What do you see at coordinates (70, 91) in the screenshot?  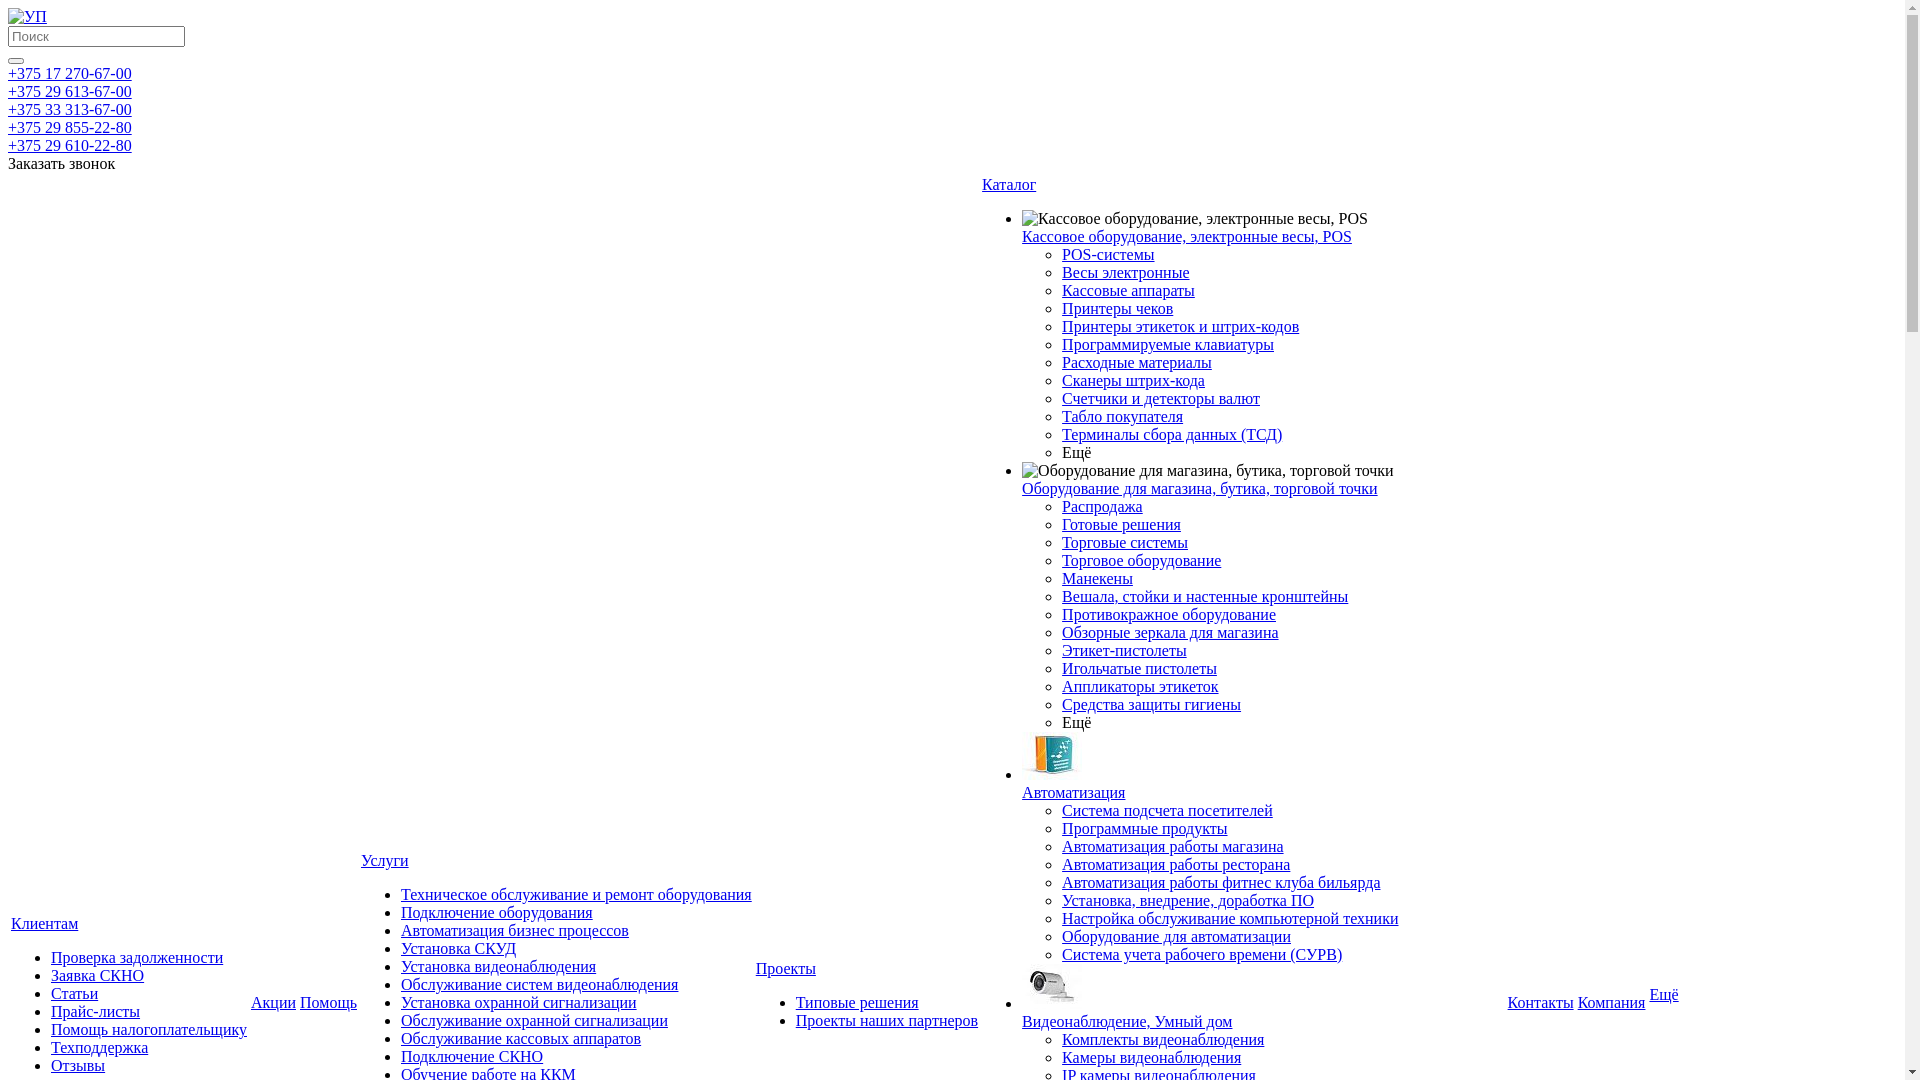 I see `'+375 29 613-67-00'` at bounding box center [70, 91].